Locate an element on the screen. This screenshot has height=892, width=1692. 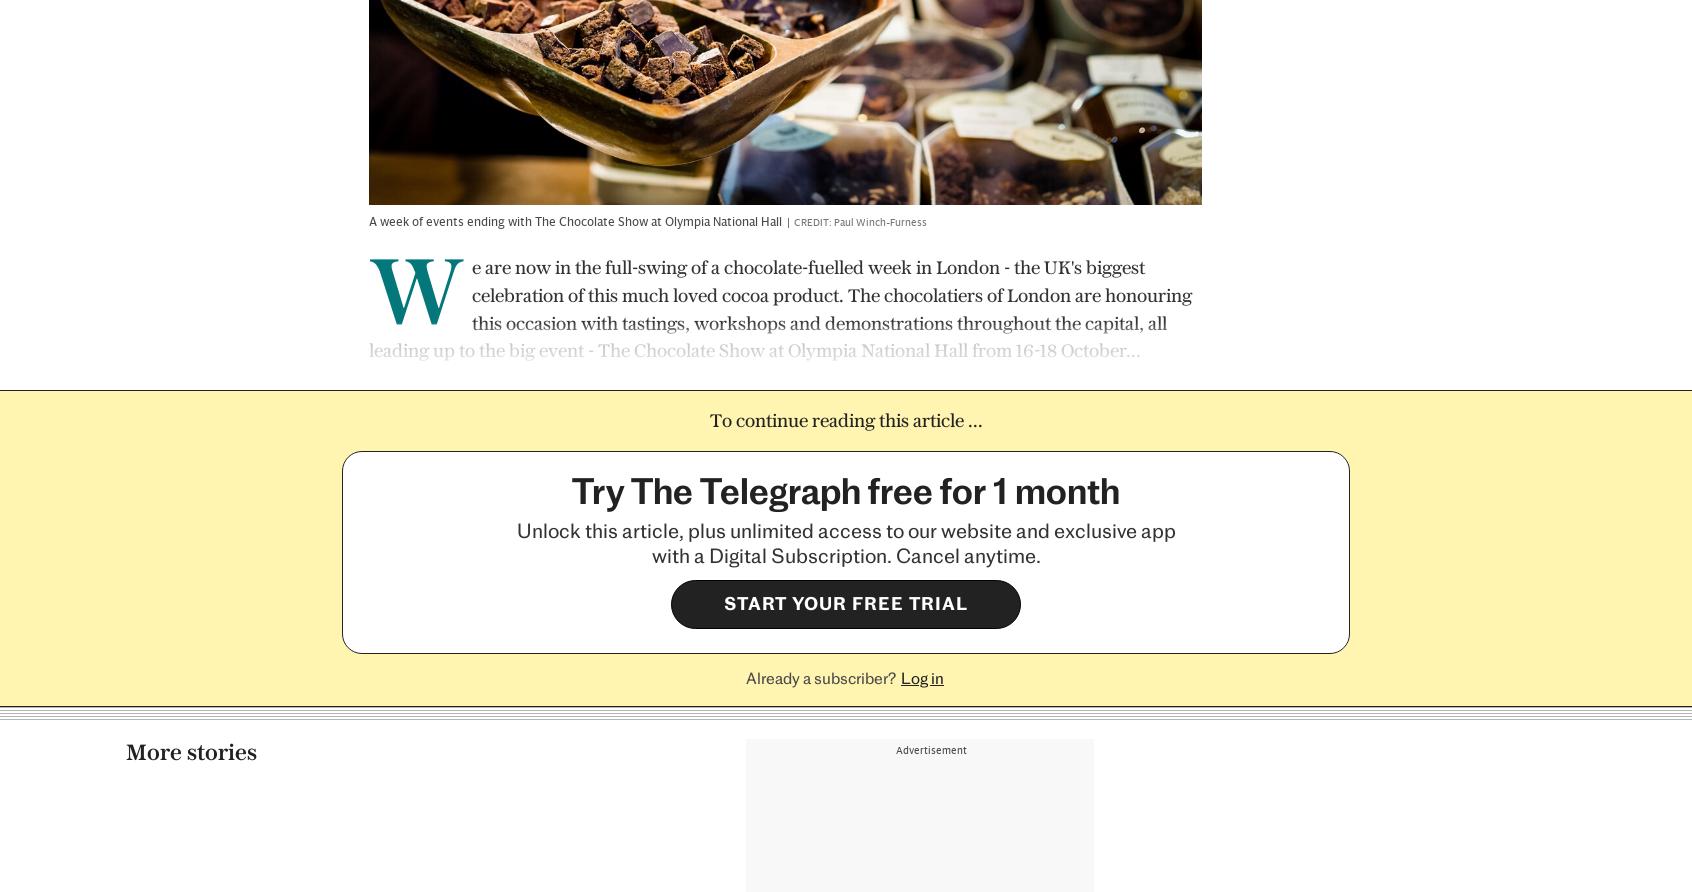
'Tomé Morrissy-Swan' is located at coordinates (1184, 715).